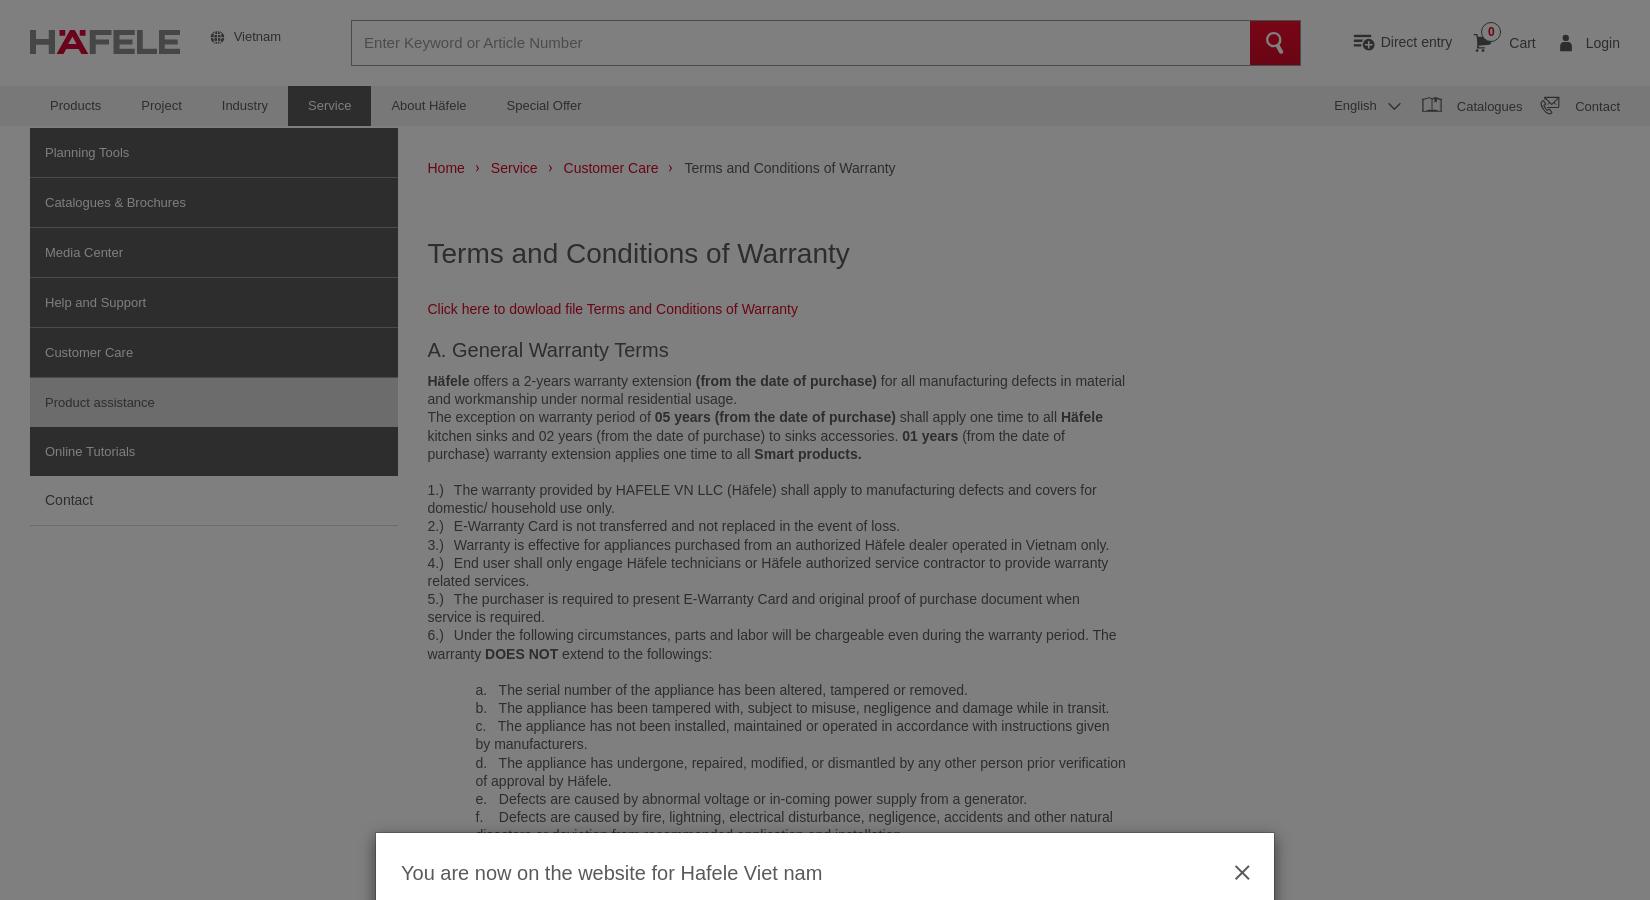 The height and width of the screenshot is (900, 1650). I want to click on 'h.   Defects are caused by chemical reaction, excessive heat, excessive dust, corrosive surroundings, such as cement factory, animal farm, etc.', so click(788, 880).